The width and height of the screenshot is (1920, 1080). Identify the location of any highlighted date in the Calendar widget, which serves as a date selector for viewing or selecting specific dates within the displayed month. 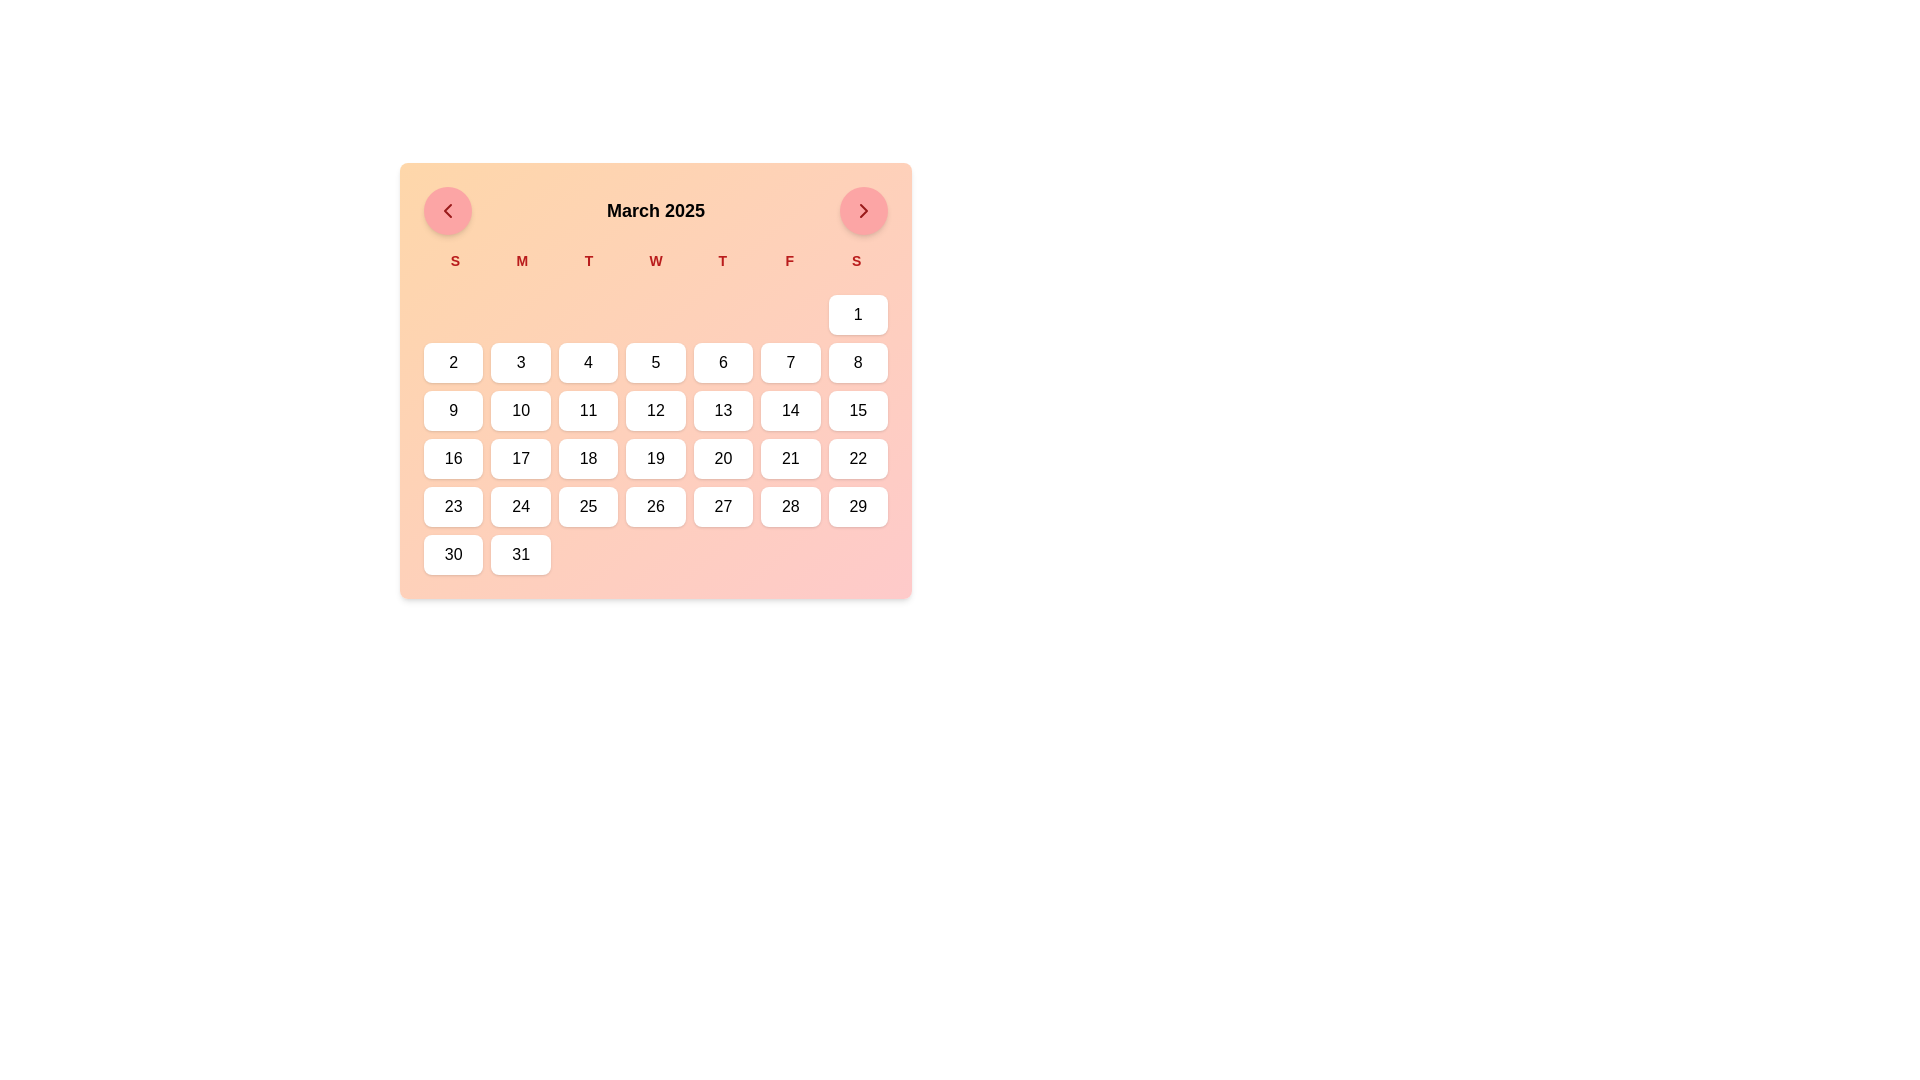
(656, 381).